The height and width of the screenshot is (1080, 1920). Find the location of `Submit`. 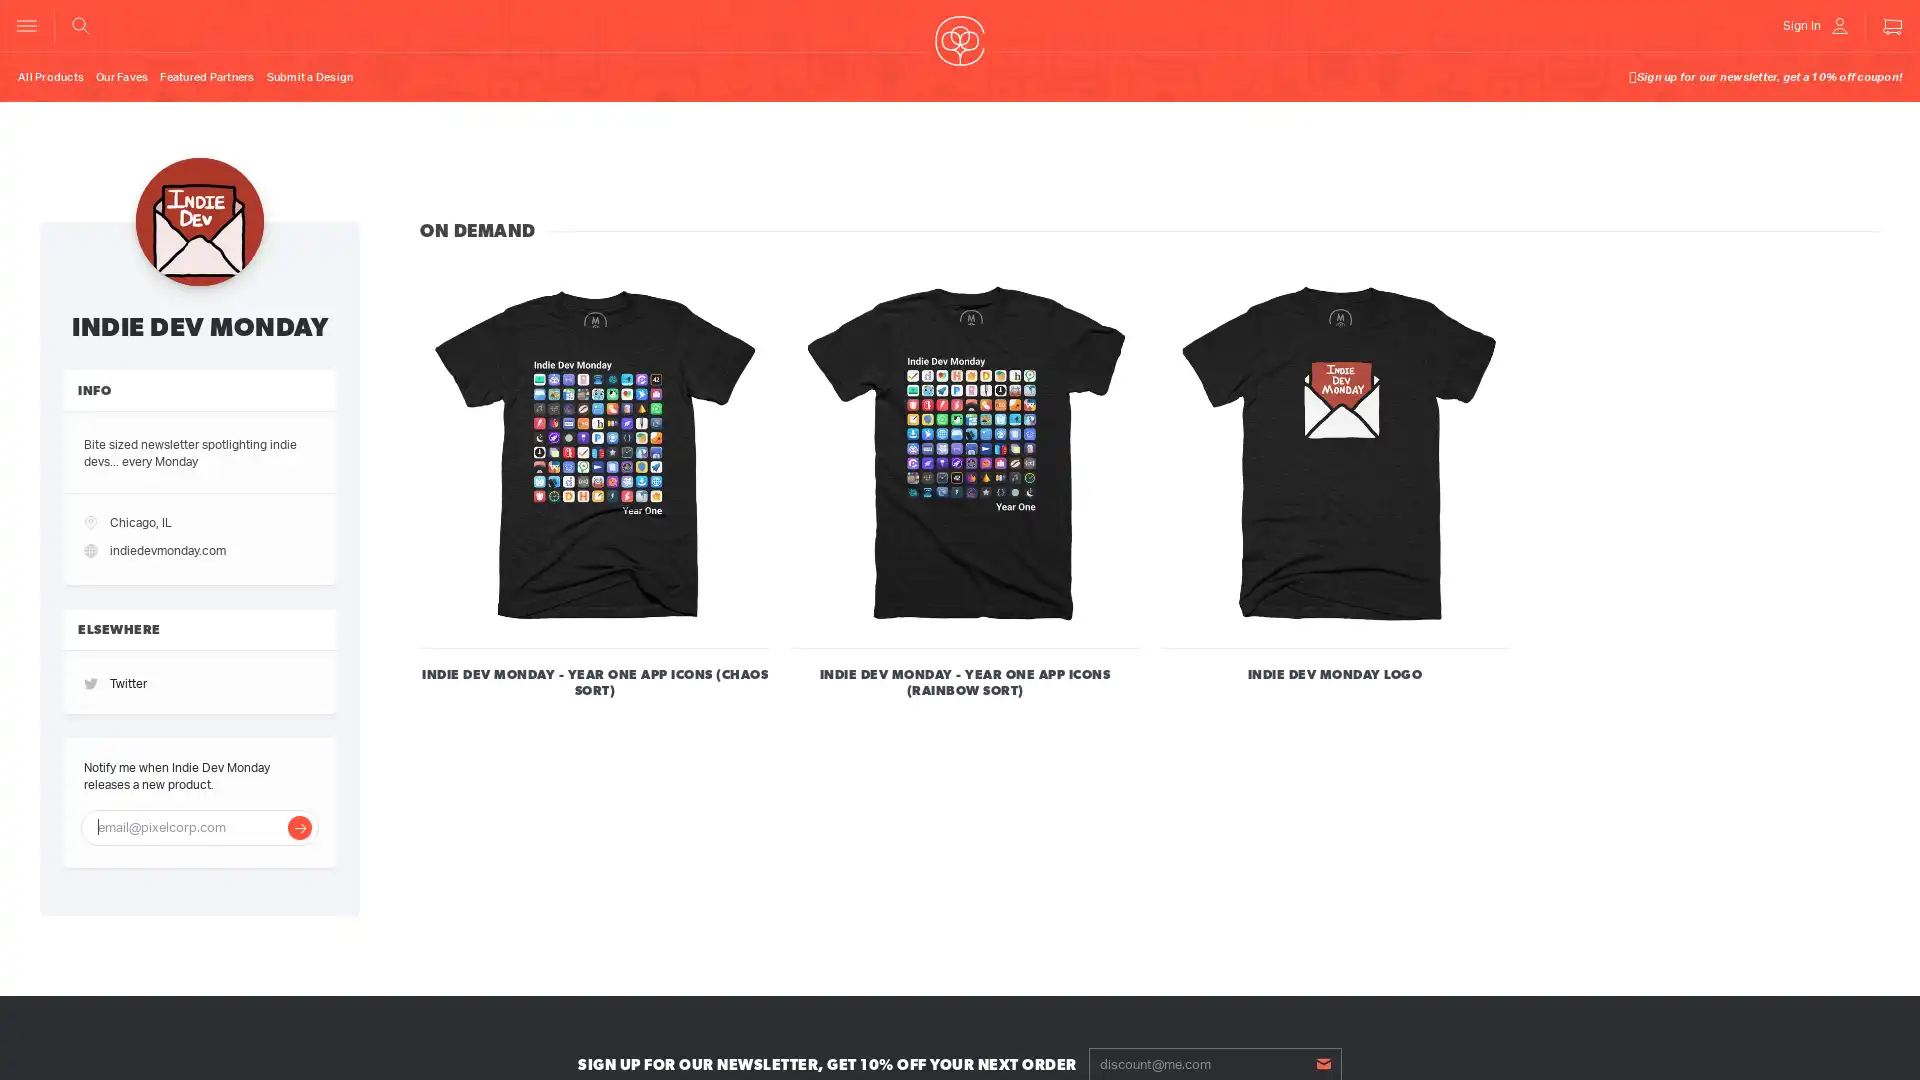

Submit is located at coordinates (1323, 1062).